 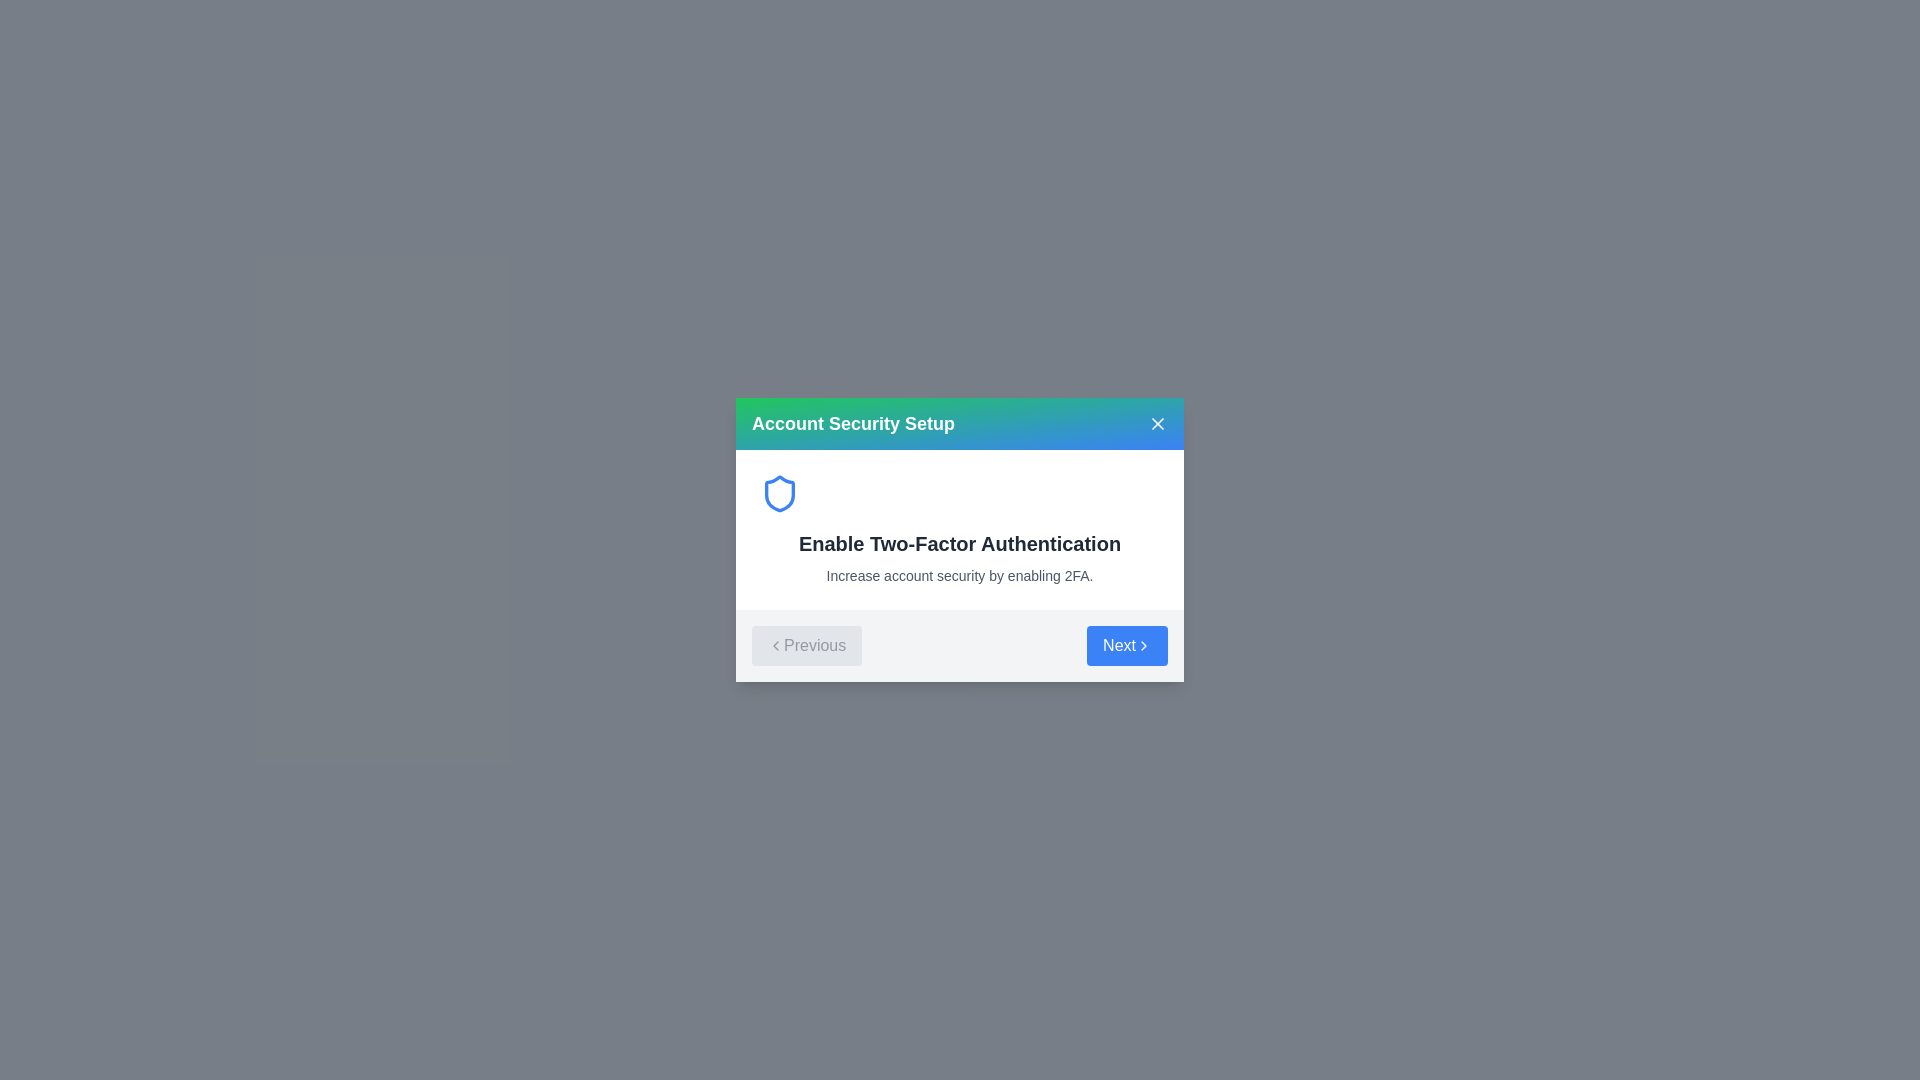 What do you see at coordinates (960, 575) in the screenshot?
I see `the informational Text label that provides context about enabling Two-Factor Authentication, positioned beneath the heading 'Enable Two-Factor Authentication'` at bounding box center [960, 575].